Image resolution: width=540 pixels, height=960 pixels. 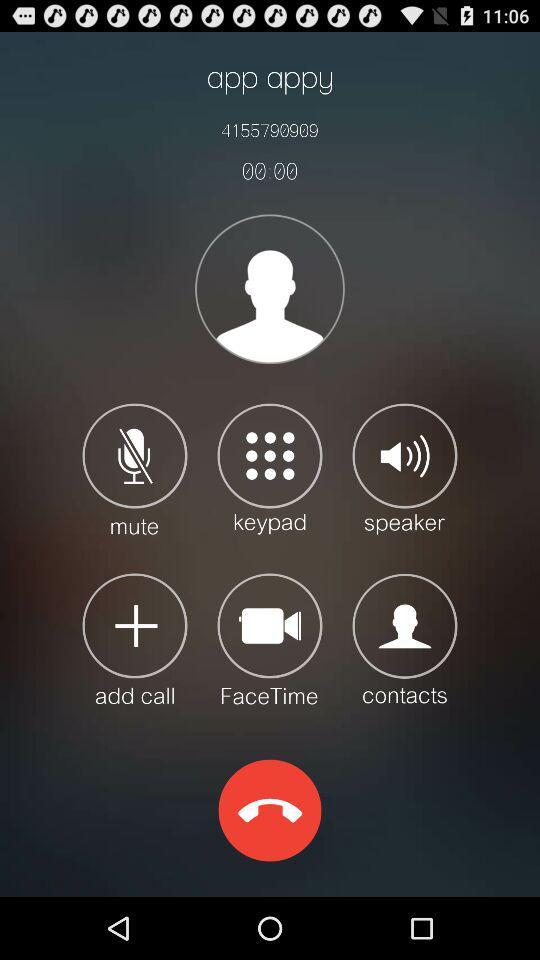 What do you see at coordinates (270, 810) in the screenshot?
I see `end call` at bounding box center [270, 810].